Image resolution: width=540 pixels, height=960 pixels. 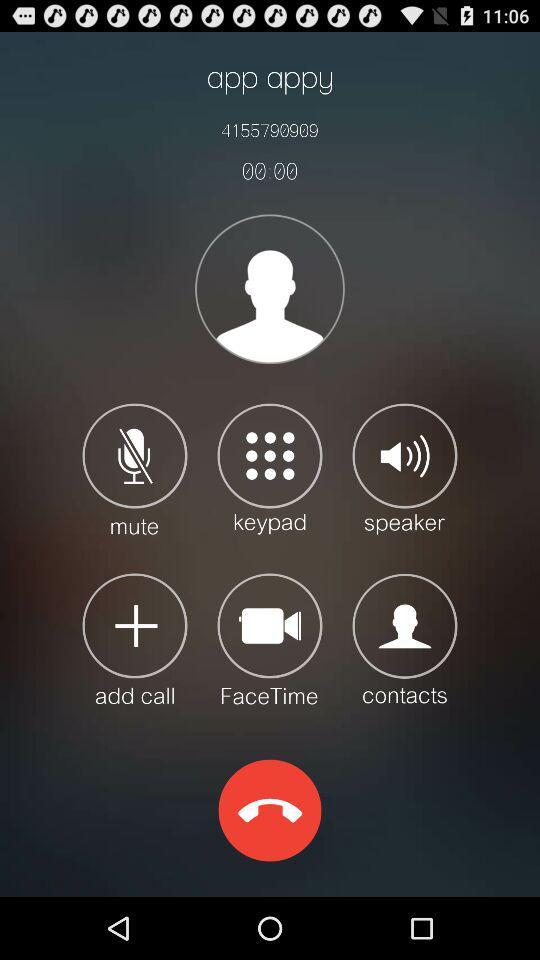 What do you see at coordinates (270, 810) in the screenshot?
I see `end call` at bounding box center [270, 810].